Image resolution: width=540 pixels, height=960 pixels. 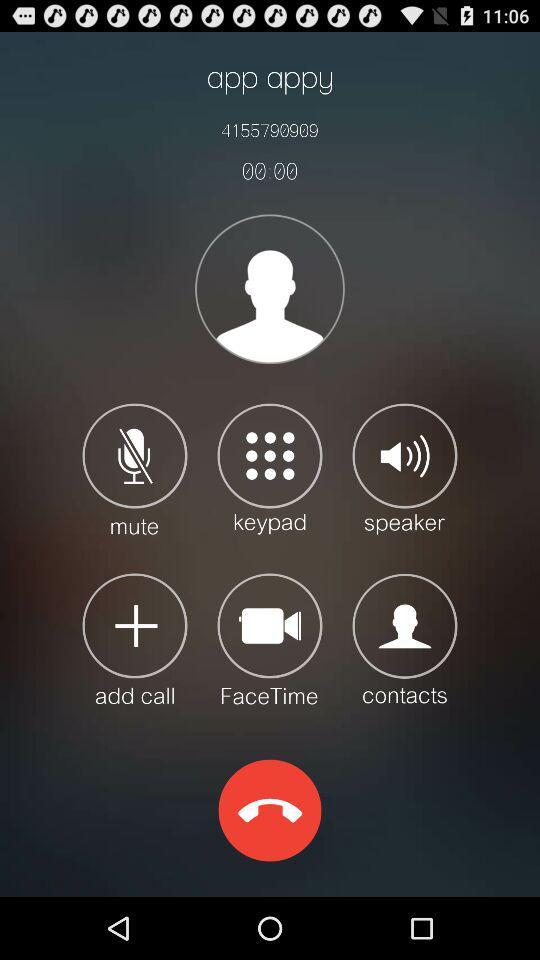 What do you see at coordinates (270, 810) in the screenshot?
I see `end call` at bounding box center [270, 810].